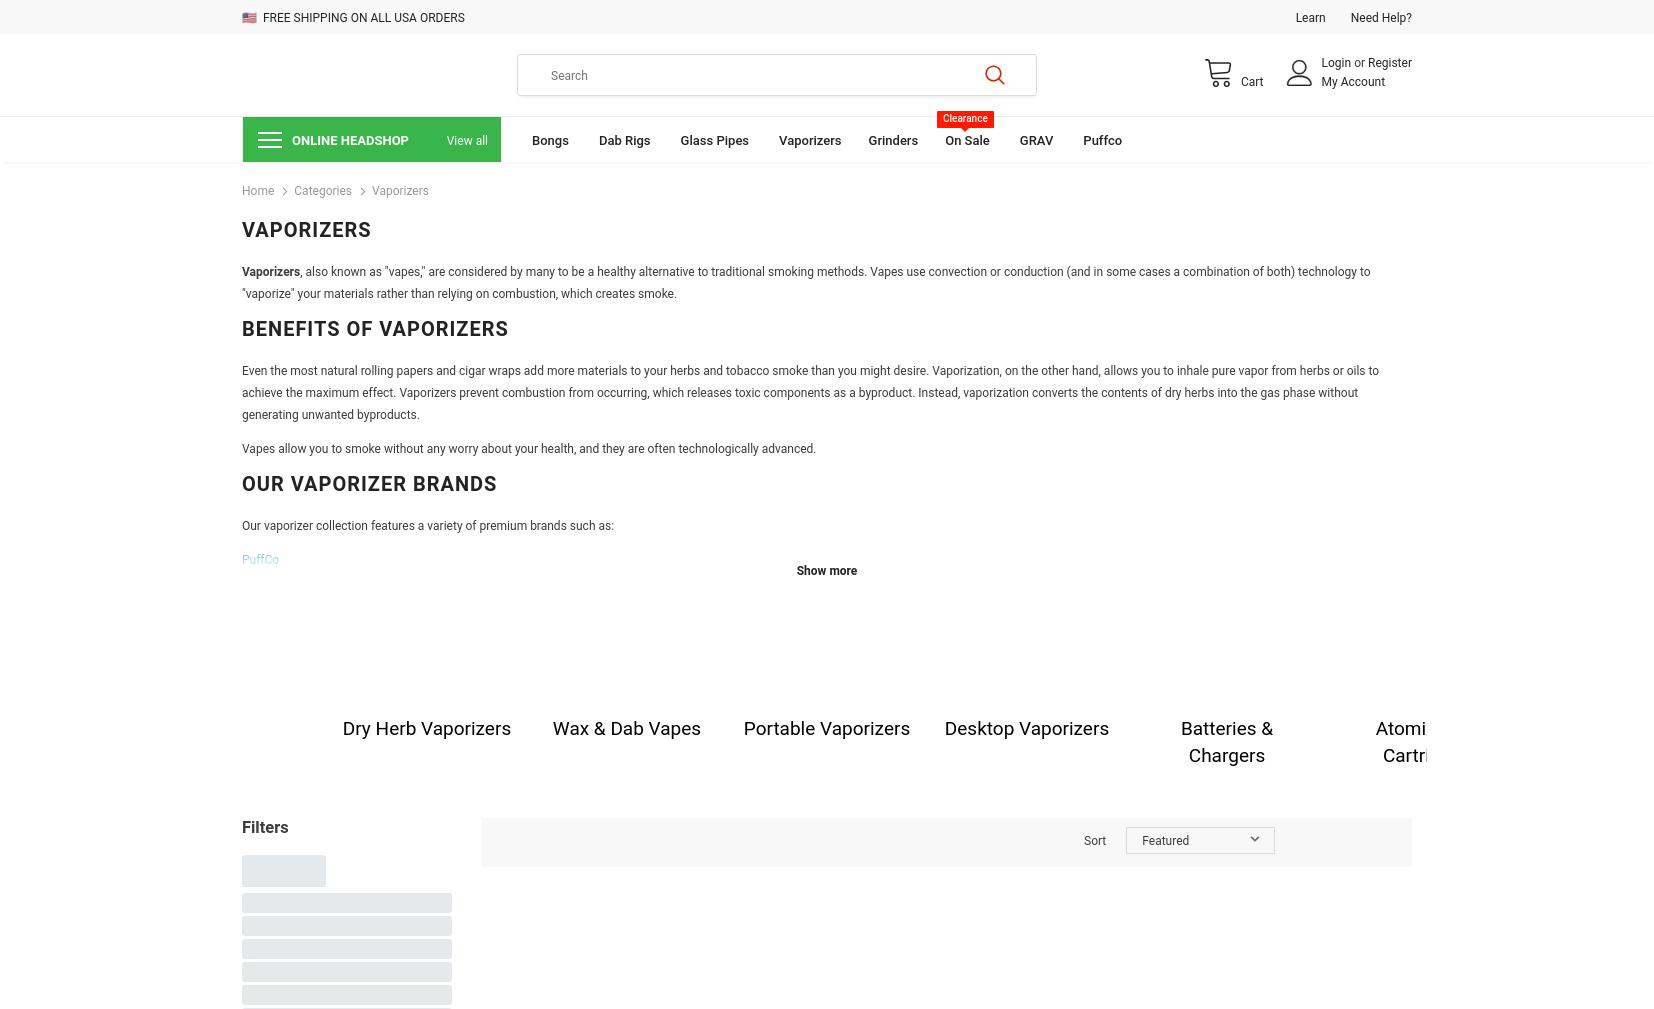  Describe the element at coordinates (810, 392) in the screenshot. I see `'Even the most natural rolling papers and cigar wraps add more materials to your herbs and tobacco smoke than you might desire. Vaporization, on the other hand, allows you to inhale pure vapor from herbs or oils to achieve the maximum effect. Vaporizers prevent combustion from occurring, which releases toxic components as a byproduct. Instead, vaporization converts the contents of dry herbs into the gas phase without generating unwanted byproducts.'` at that location.